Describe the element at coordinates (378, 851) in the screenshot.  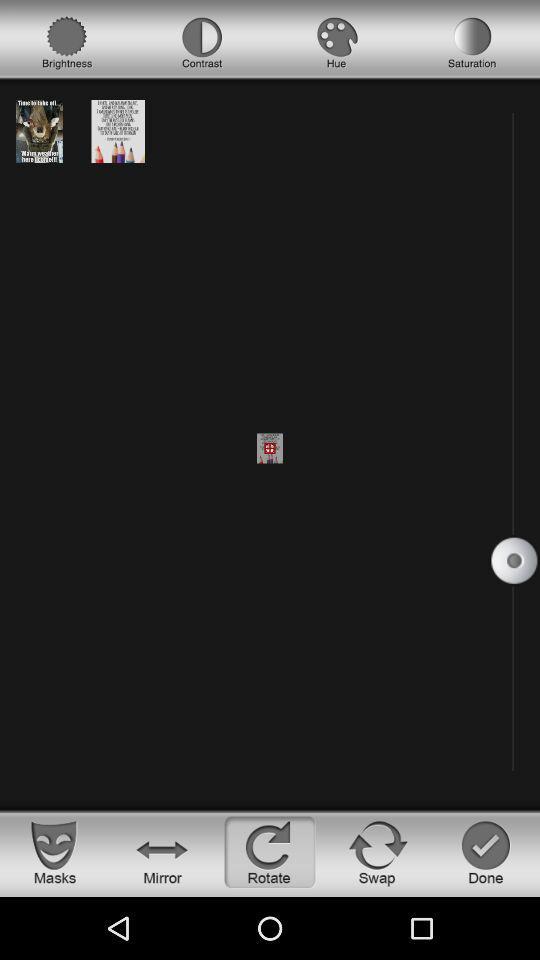
I see `swap option` at that location.